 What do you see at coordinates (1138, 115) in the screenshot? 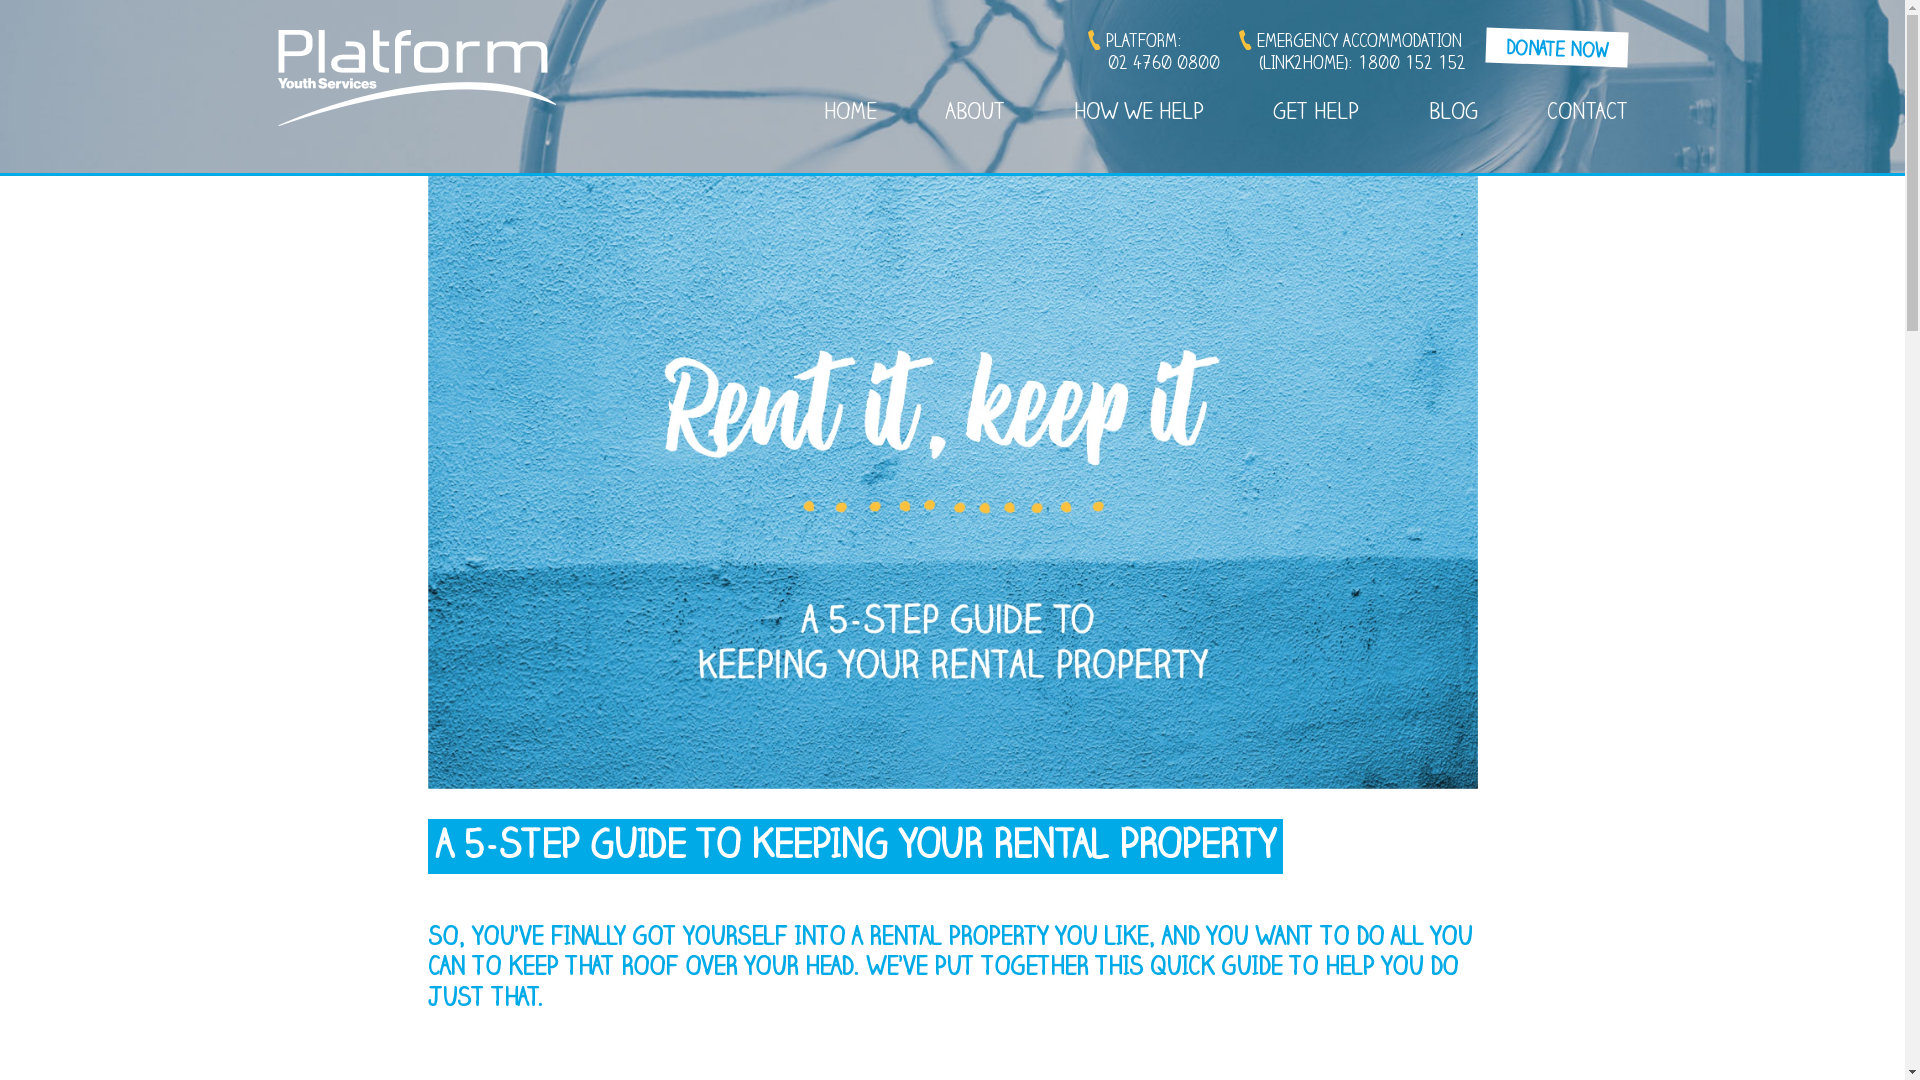
I see `'HOW WE HELP'` at bounding box center [1138, 115].